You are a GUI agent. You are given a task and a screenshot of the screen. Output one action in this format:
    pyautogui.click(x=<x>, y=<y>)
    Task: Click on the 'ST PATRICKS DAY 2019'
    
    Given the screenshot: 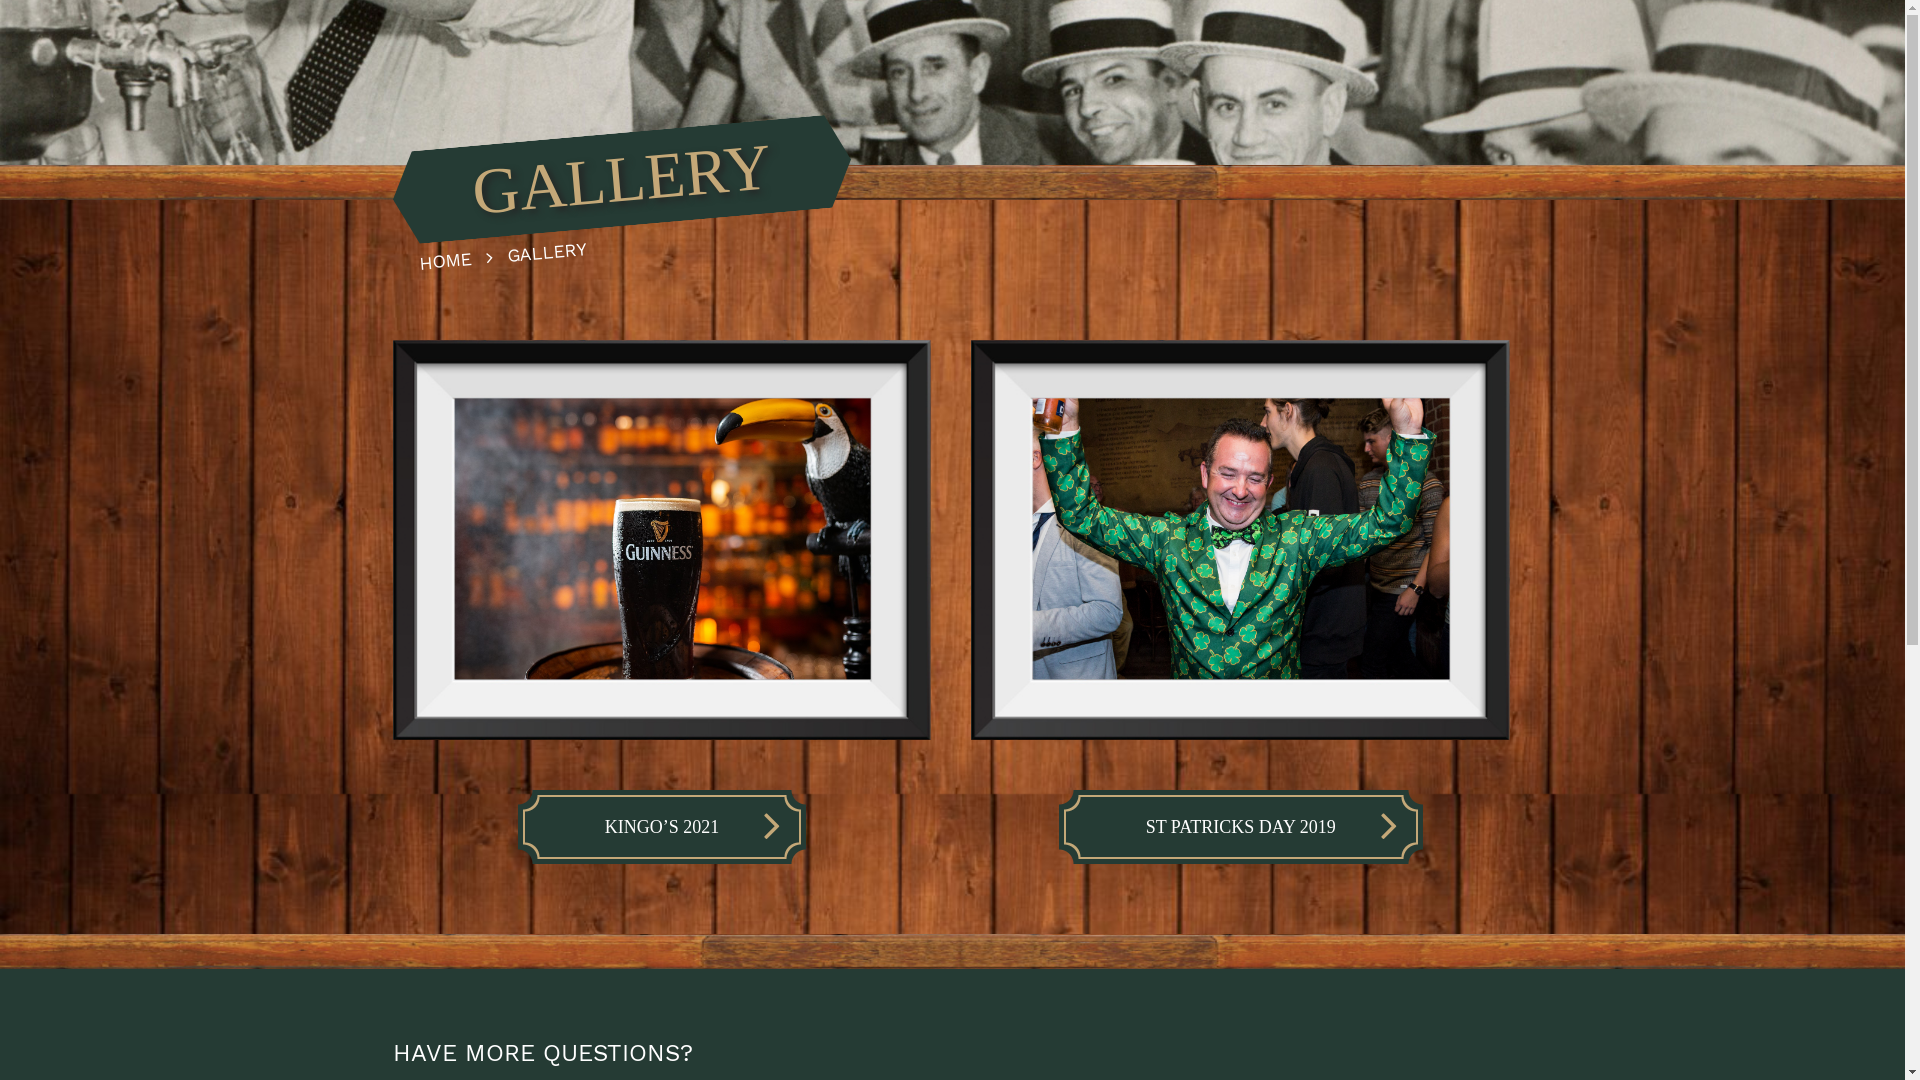 What is the action you would take?
    pyautogui.click(x=1064, y=826)
    